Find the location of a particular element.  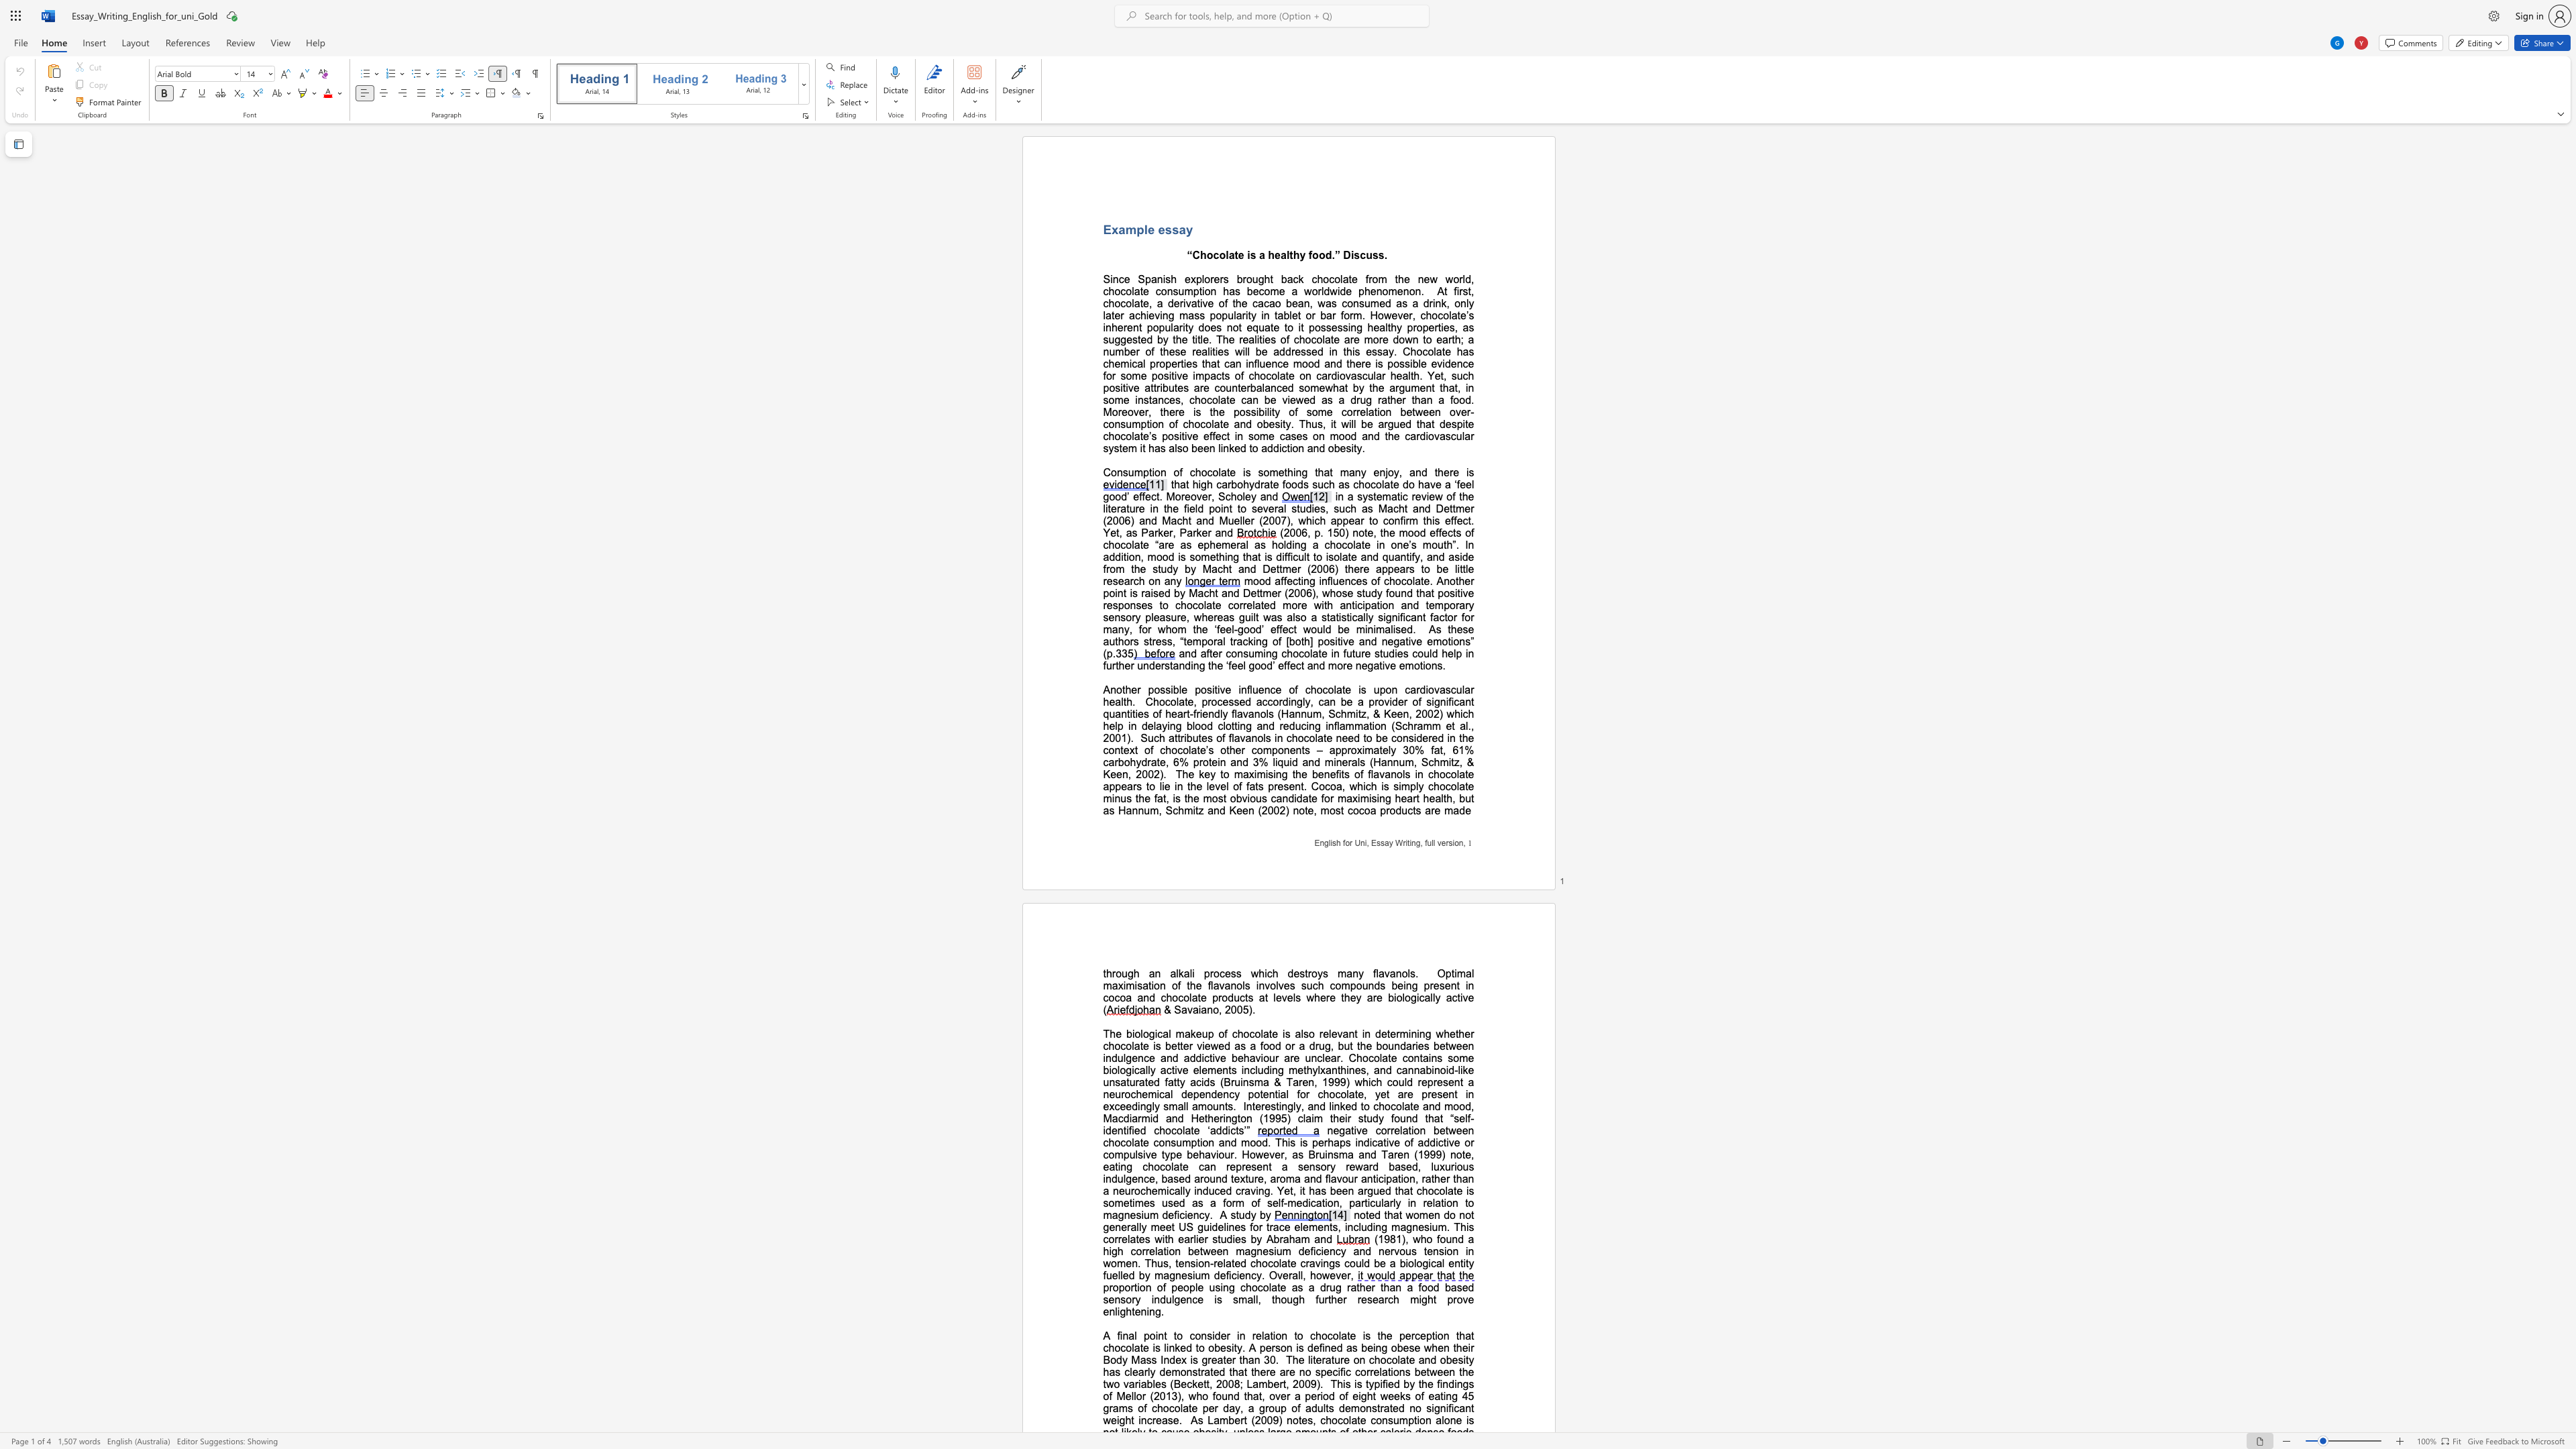

the subset text "gic" within the text "The biological makeup of chocolate is also relevant in" is located at coordinates (1148, 1034).